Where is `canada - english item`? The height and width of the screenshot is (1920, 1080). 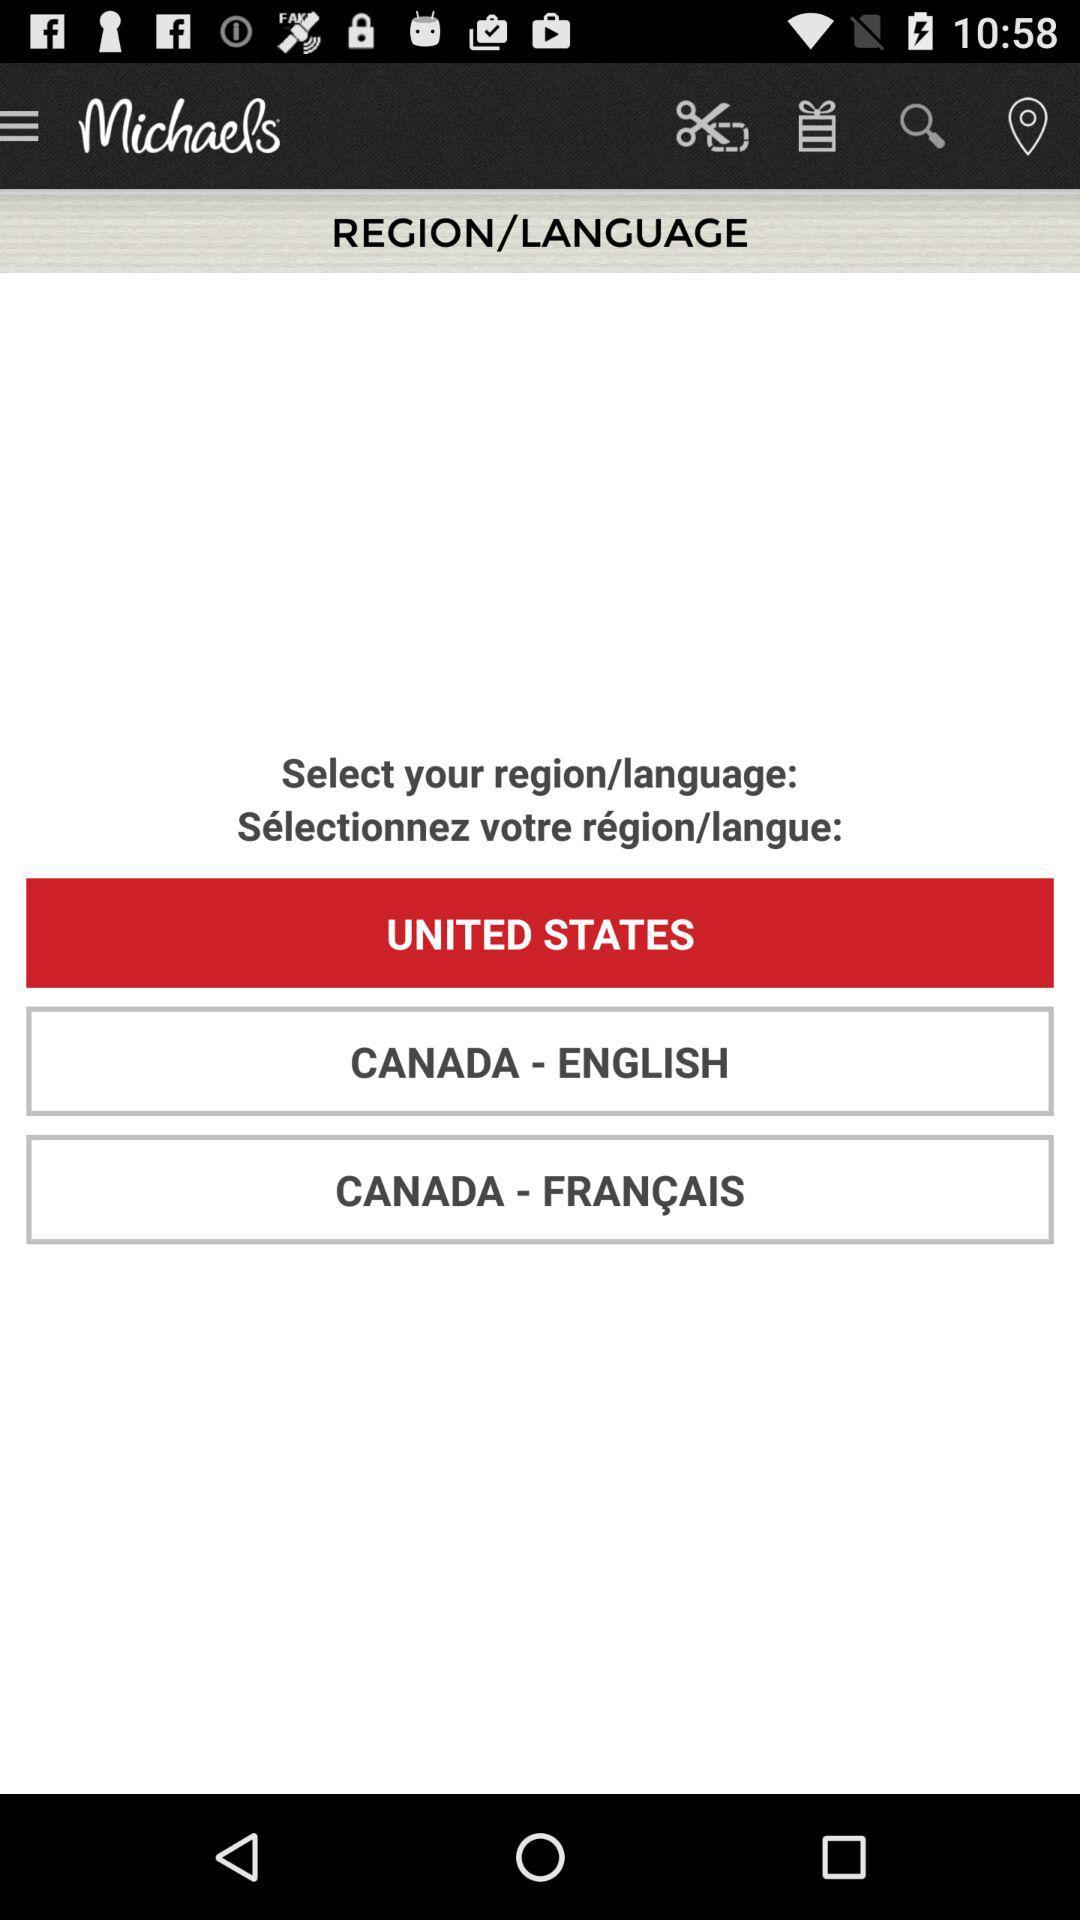 canada - english item is located at coordinates (540, 1060).